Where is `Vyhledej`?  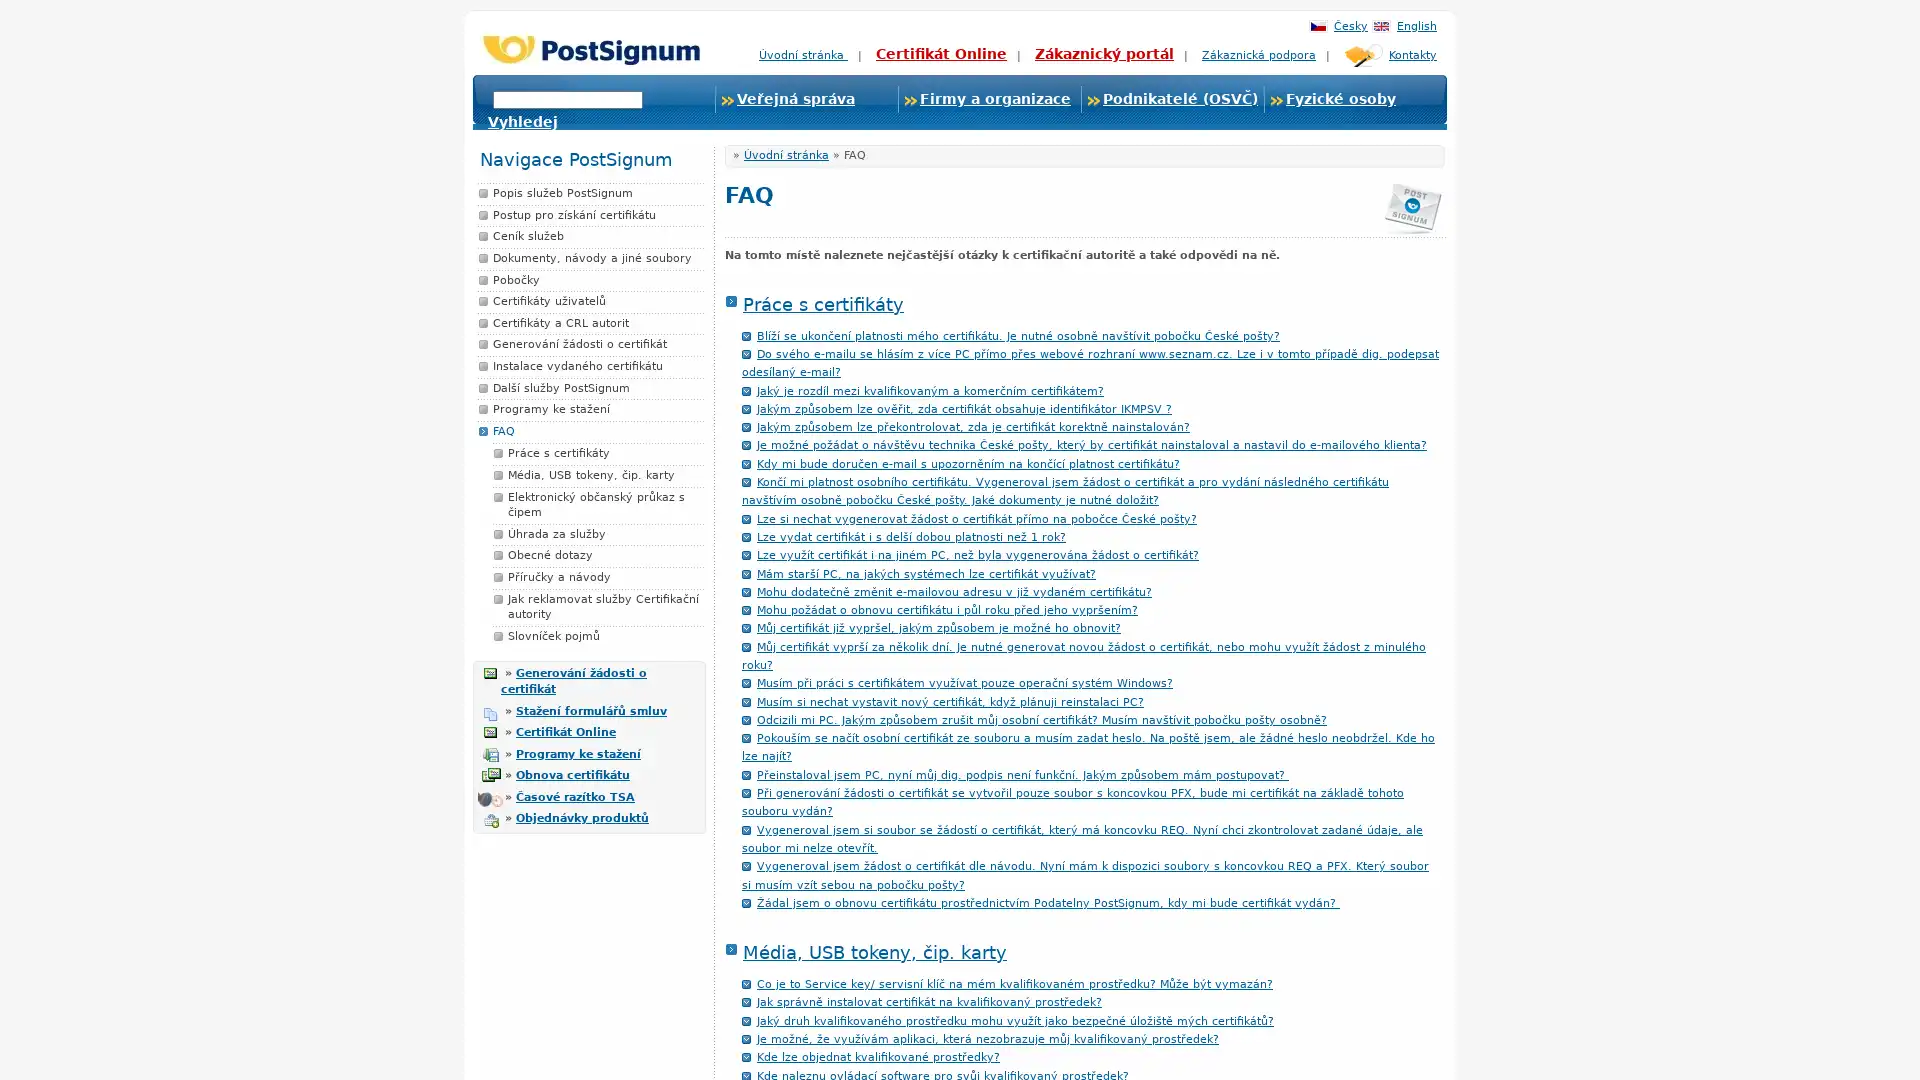 Vyhledej is located at coordinates (523, 122).